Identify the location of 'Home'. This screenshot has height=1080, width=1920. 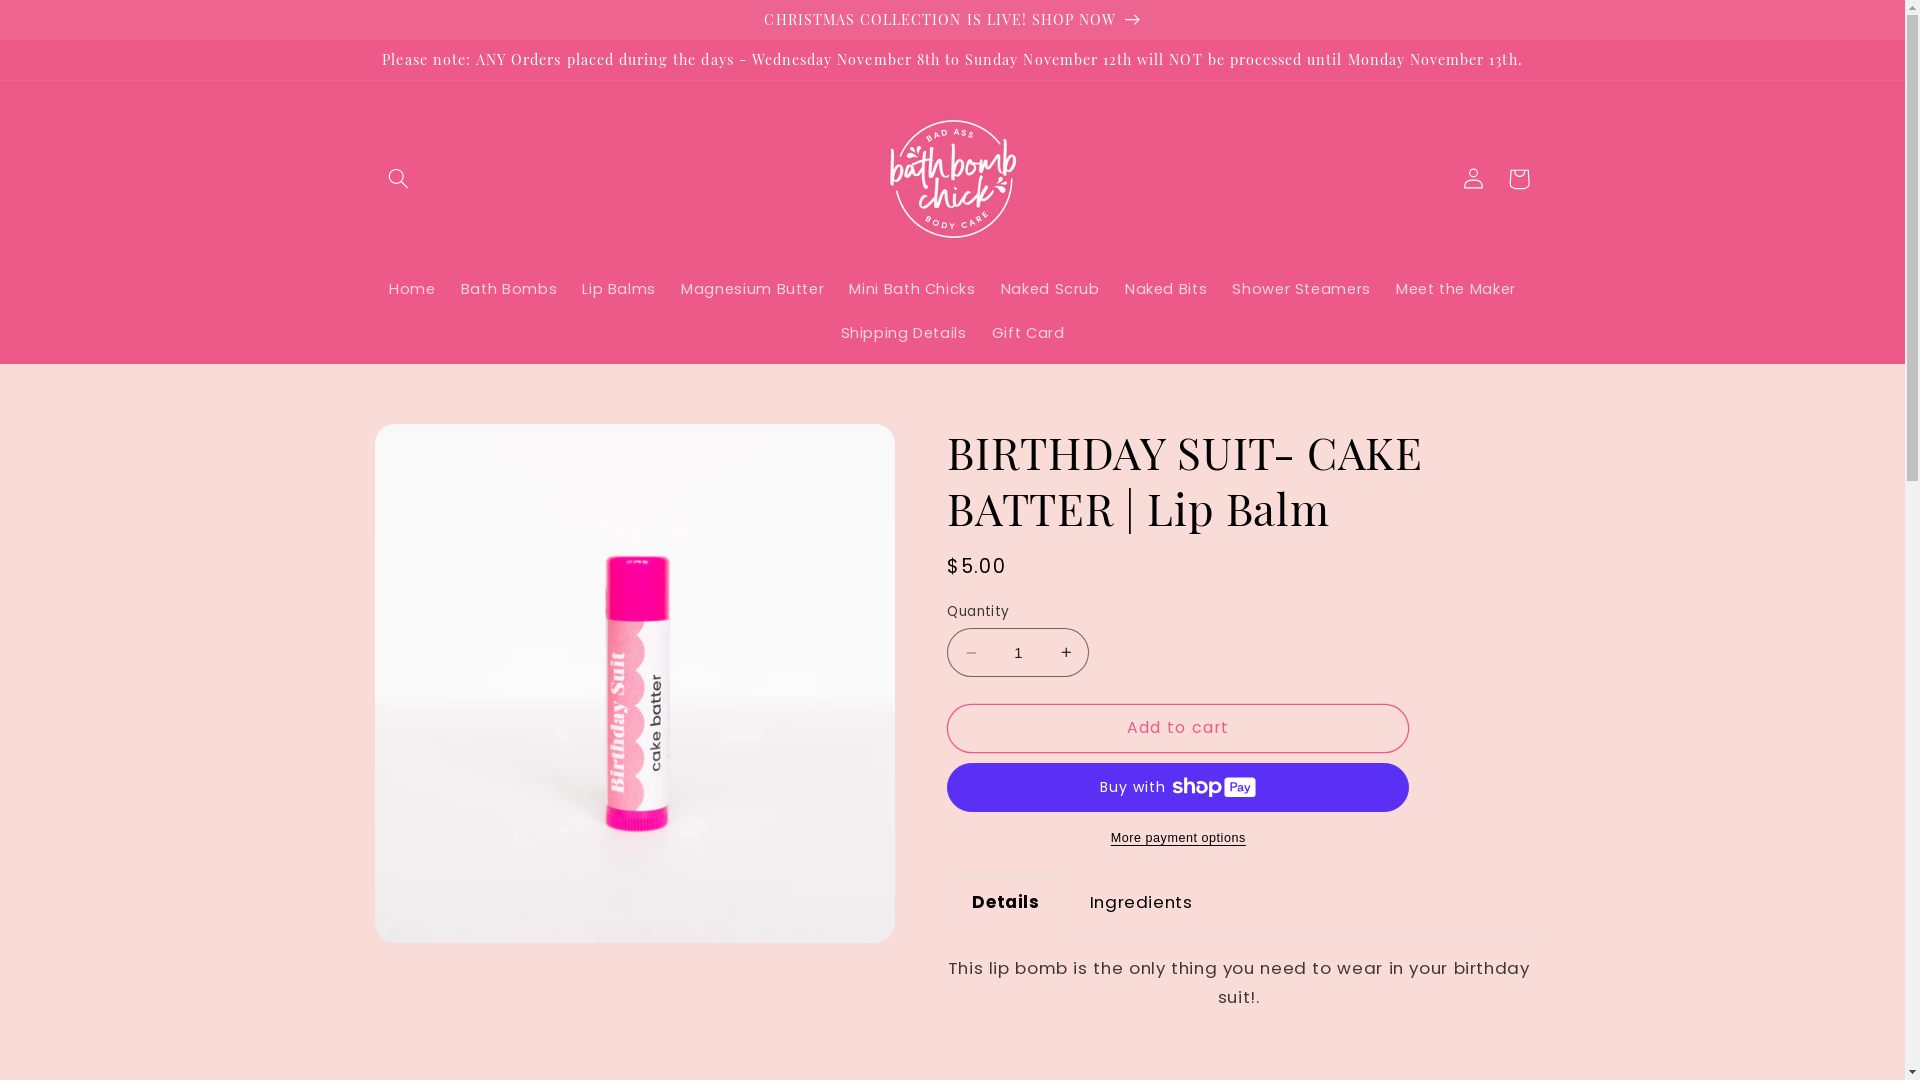
(411, 289).